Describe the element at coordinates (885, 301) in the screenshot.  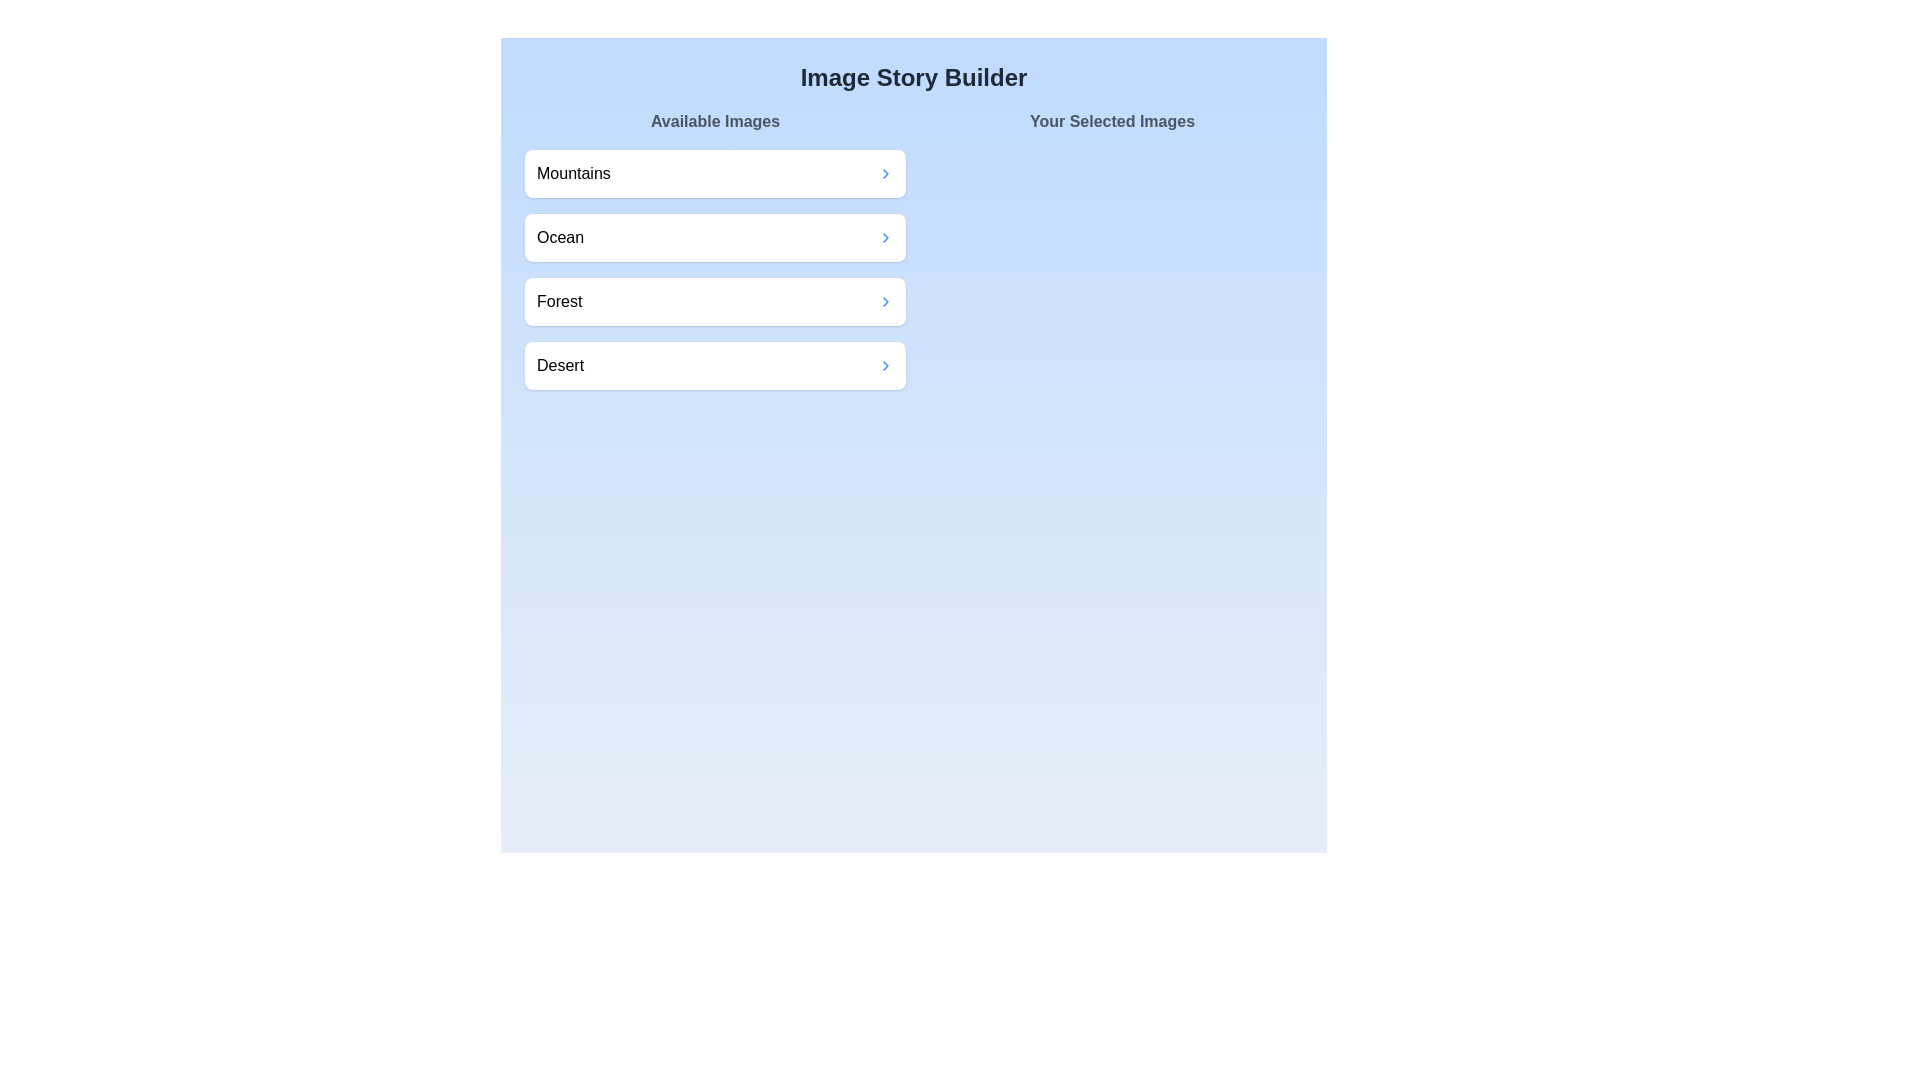
I see `transfer button for the image labeled Forest in the 'Available Images' section` at that location.